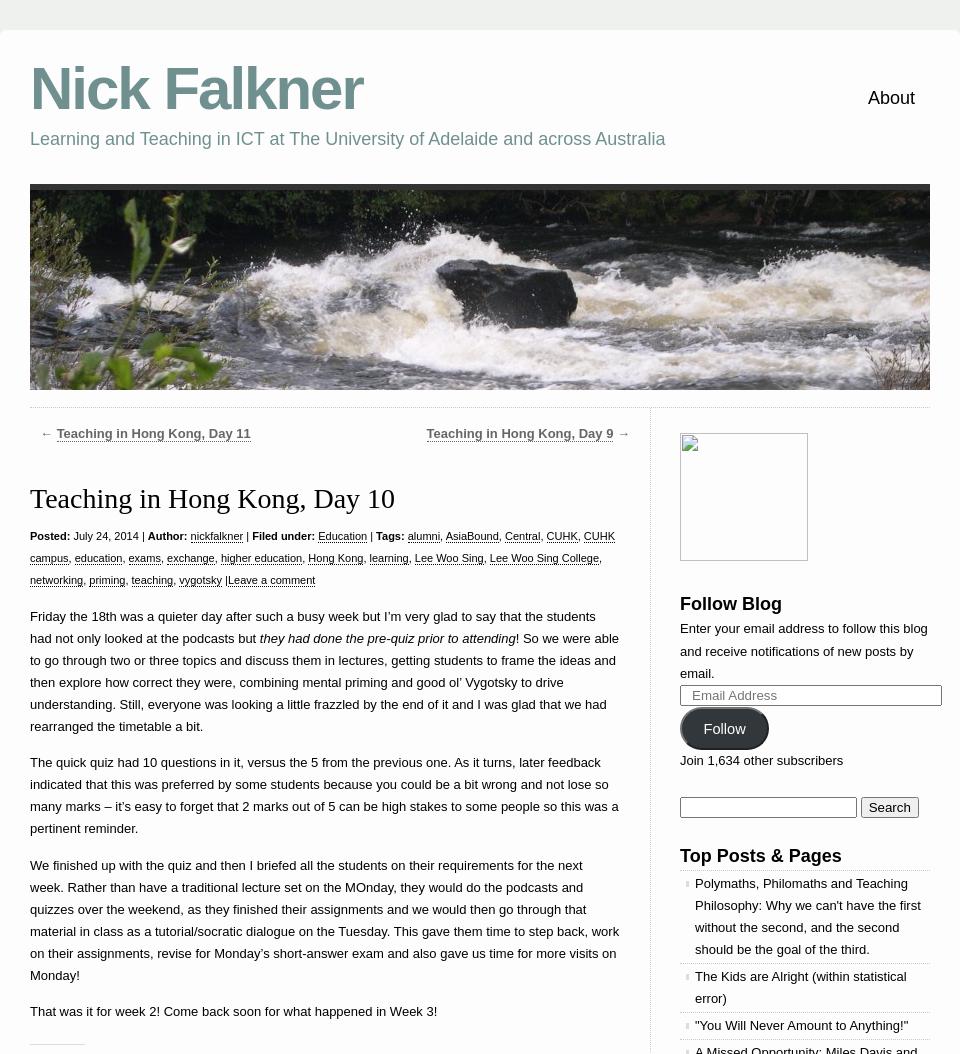 Image resolution: width=960 pixels, height=1054 pixels. I want to click on 'July 24, 2014', so click(69, 535).